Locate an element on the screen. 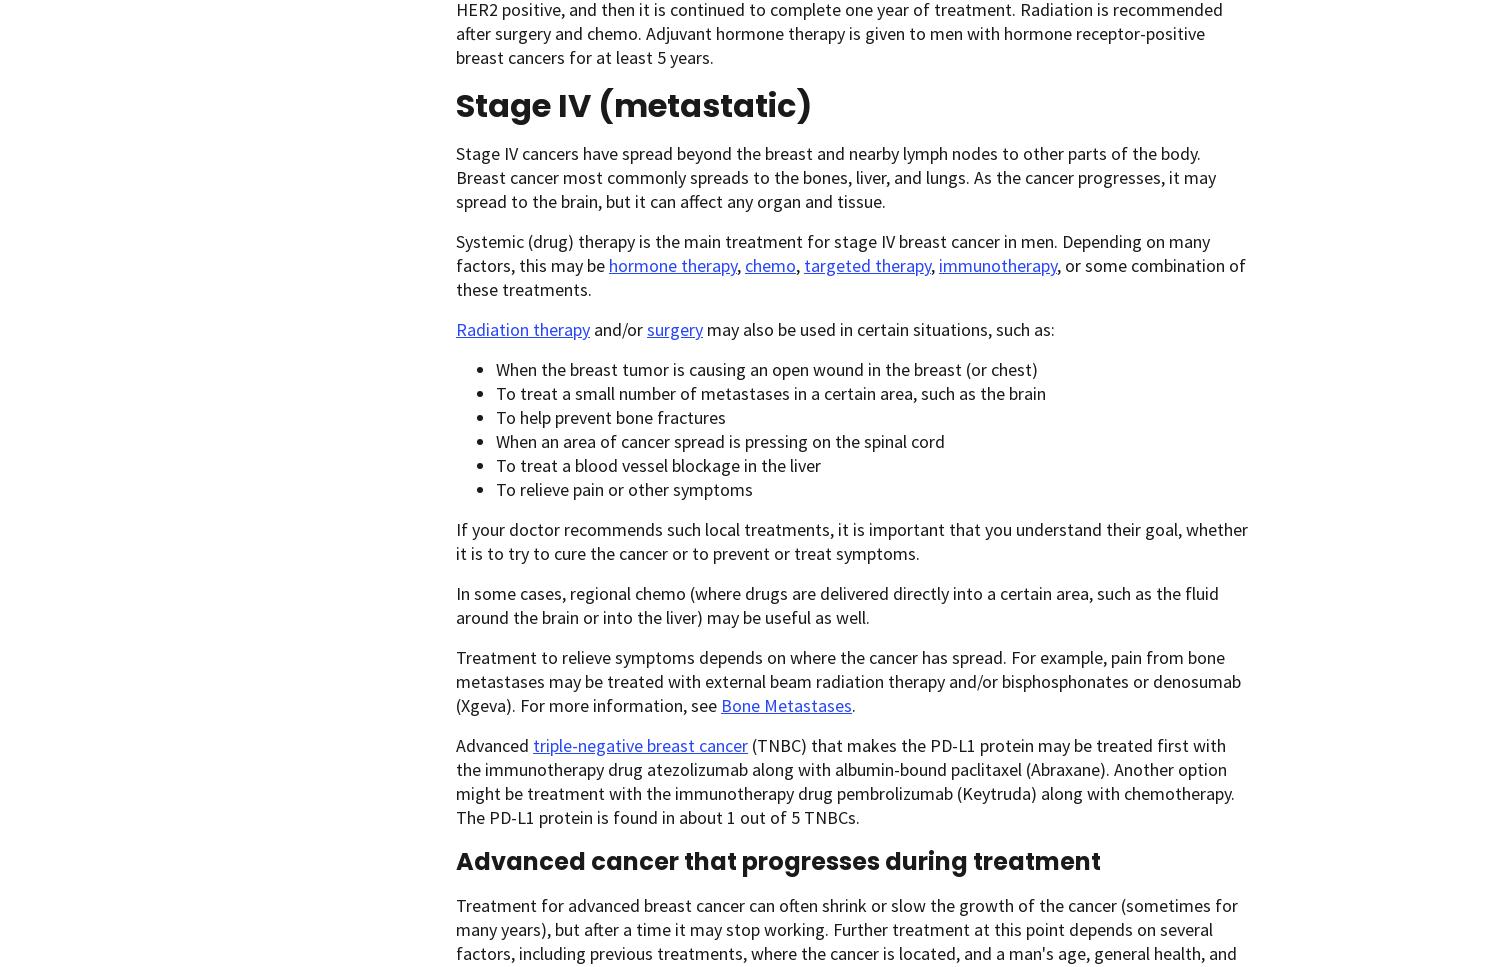  'Systemic (drug) therapy is the main treatment for stage IV breast cancer in men. Depending on many factors, this may be' is located at coordinates (455, 253).